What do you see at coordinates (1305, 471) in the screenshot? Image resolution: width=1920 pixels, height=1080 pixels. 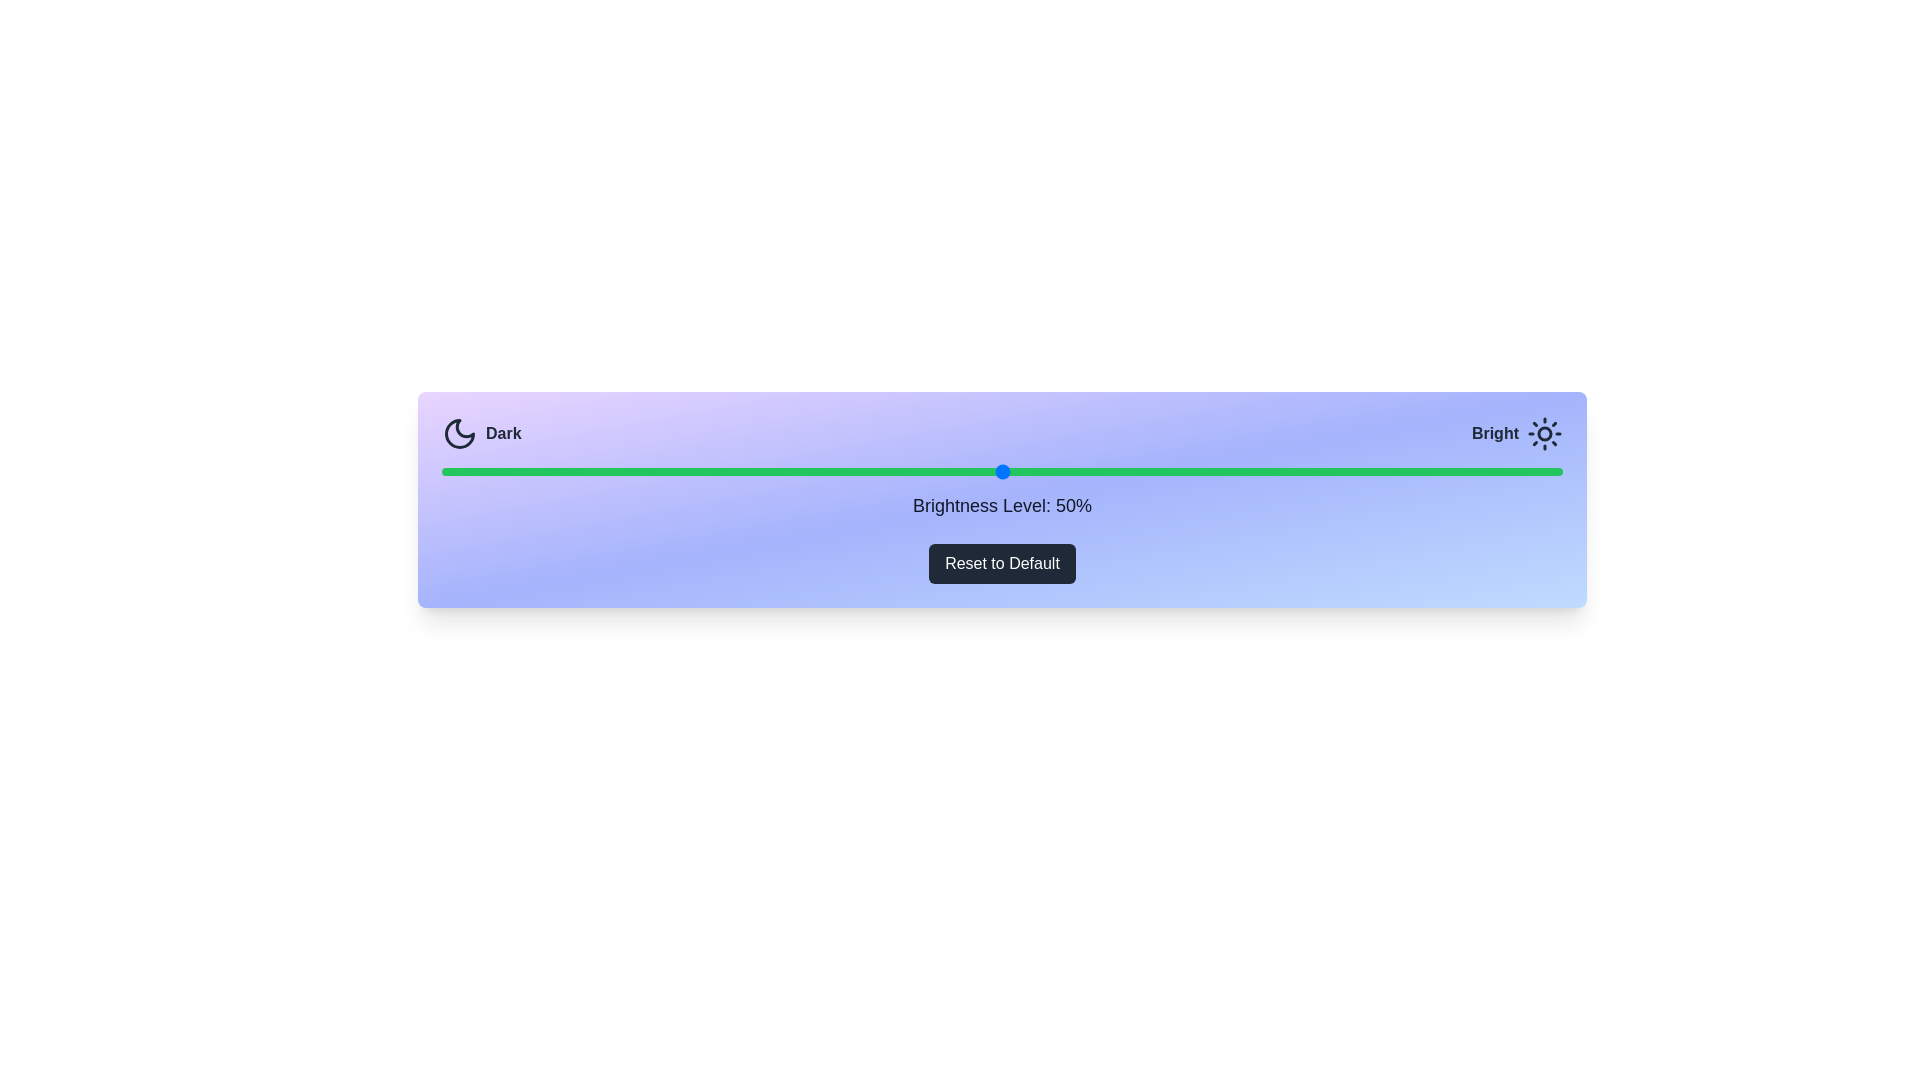 I see `the brightness slider to 77%` at bounding box center [1305, 471].